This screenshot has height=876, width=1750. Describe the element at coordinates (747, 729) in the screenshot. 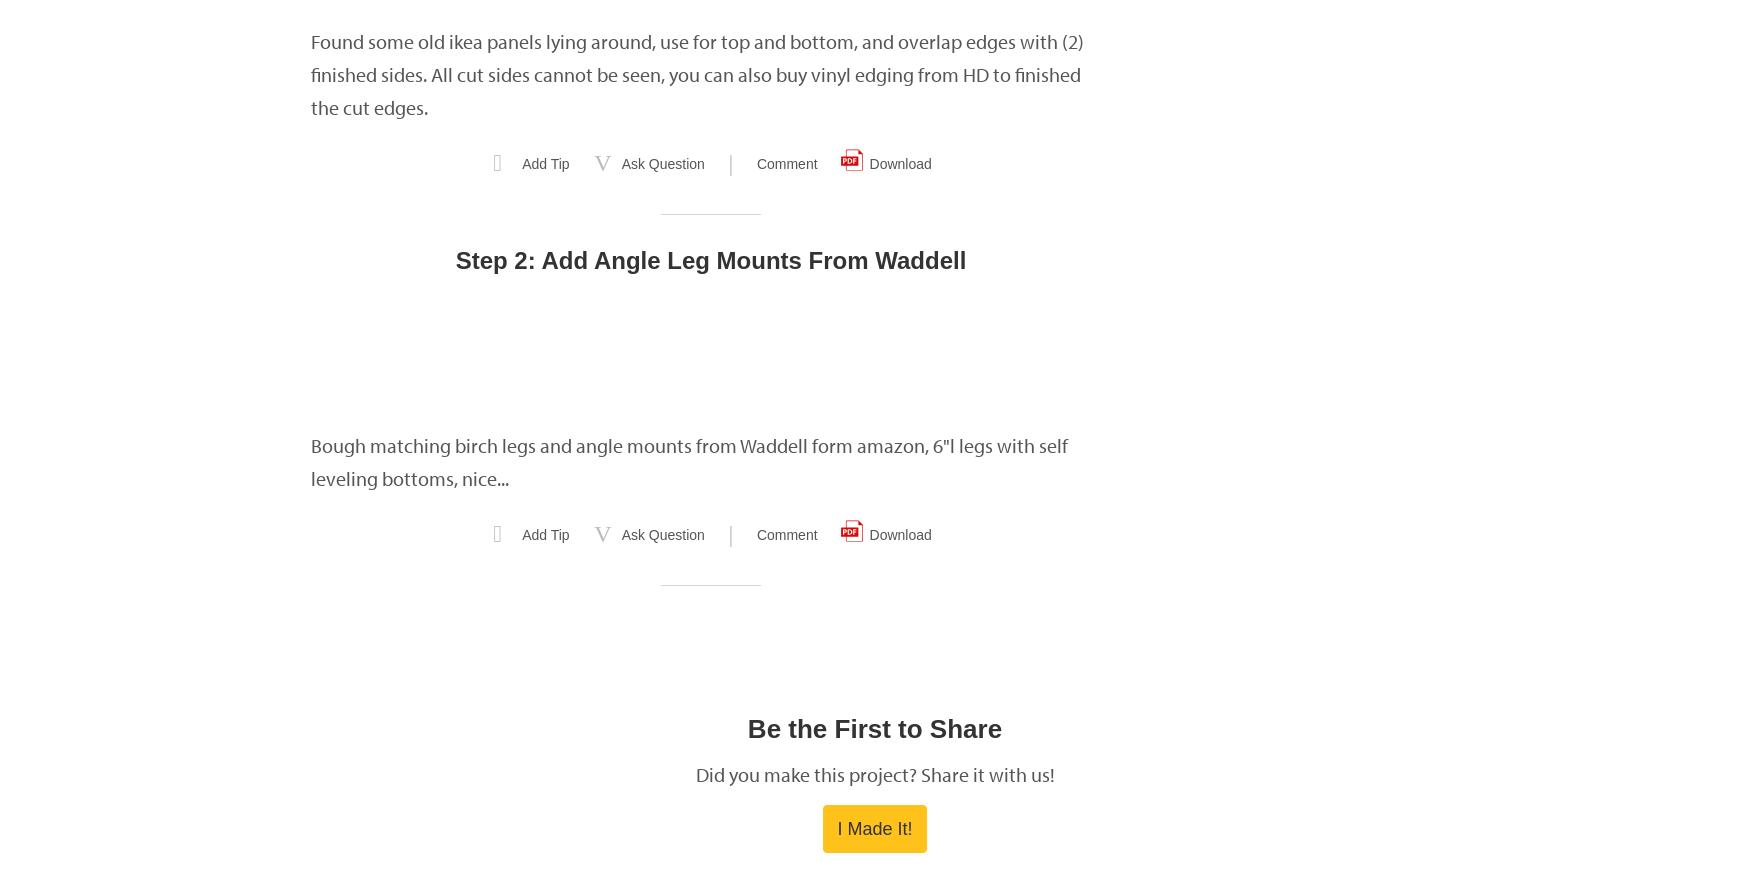

I see `'Be the First to Share'` at that location.